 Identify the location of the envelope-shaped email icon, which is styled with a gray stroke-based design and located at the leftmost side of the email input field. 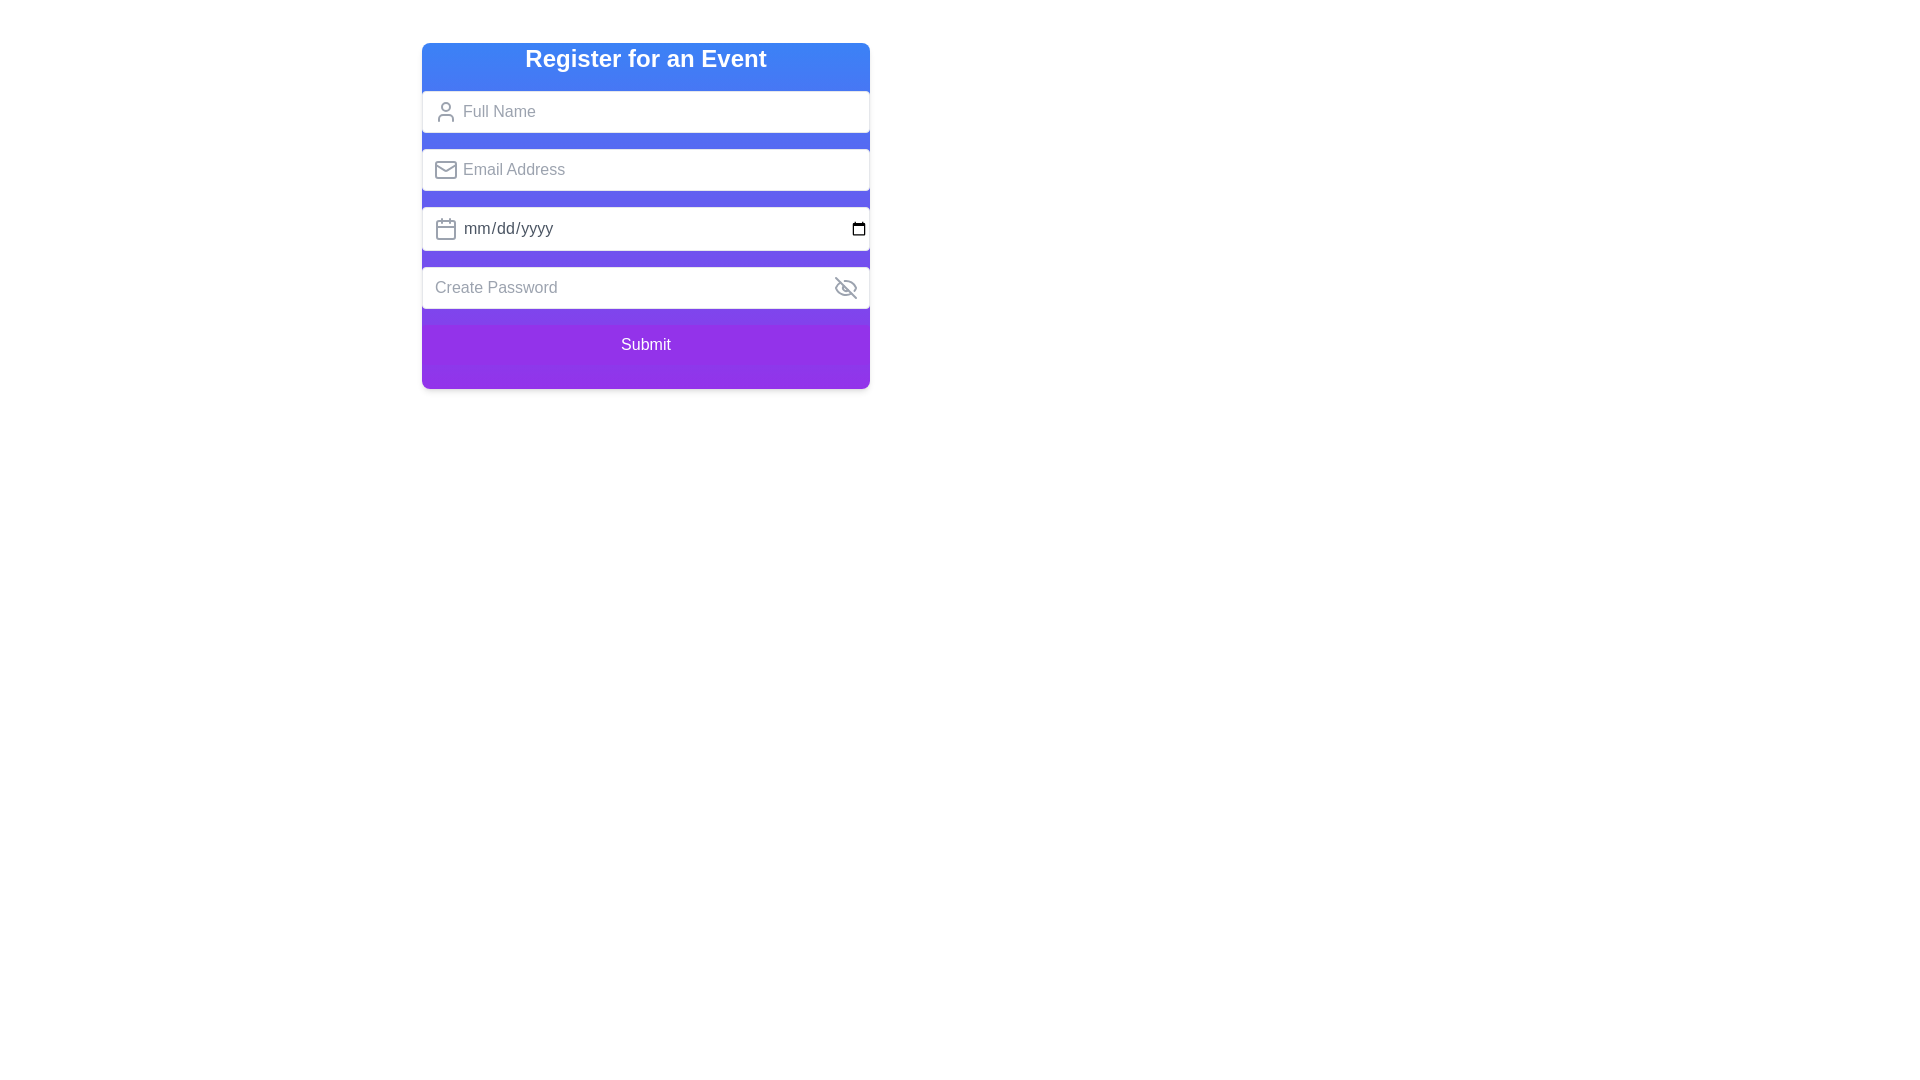
(445, 168).